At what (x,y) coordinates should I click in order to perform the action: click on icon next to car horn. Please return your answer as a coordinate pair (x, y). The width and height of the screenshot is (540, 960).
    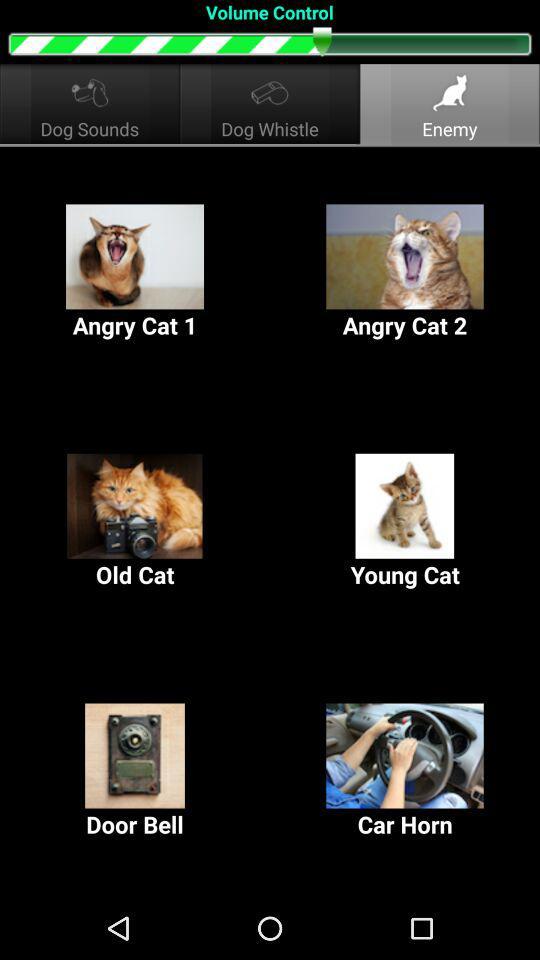
    Looking at the image, I should click on (135, 770).